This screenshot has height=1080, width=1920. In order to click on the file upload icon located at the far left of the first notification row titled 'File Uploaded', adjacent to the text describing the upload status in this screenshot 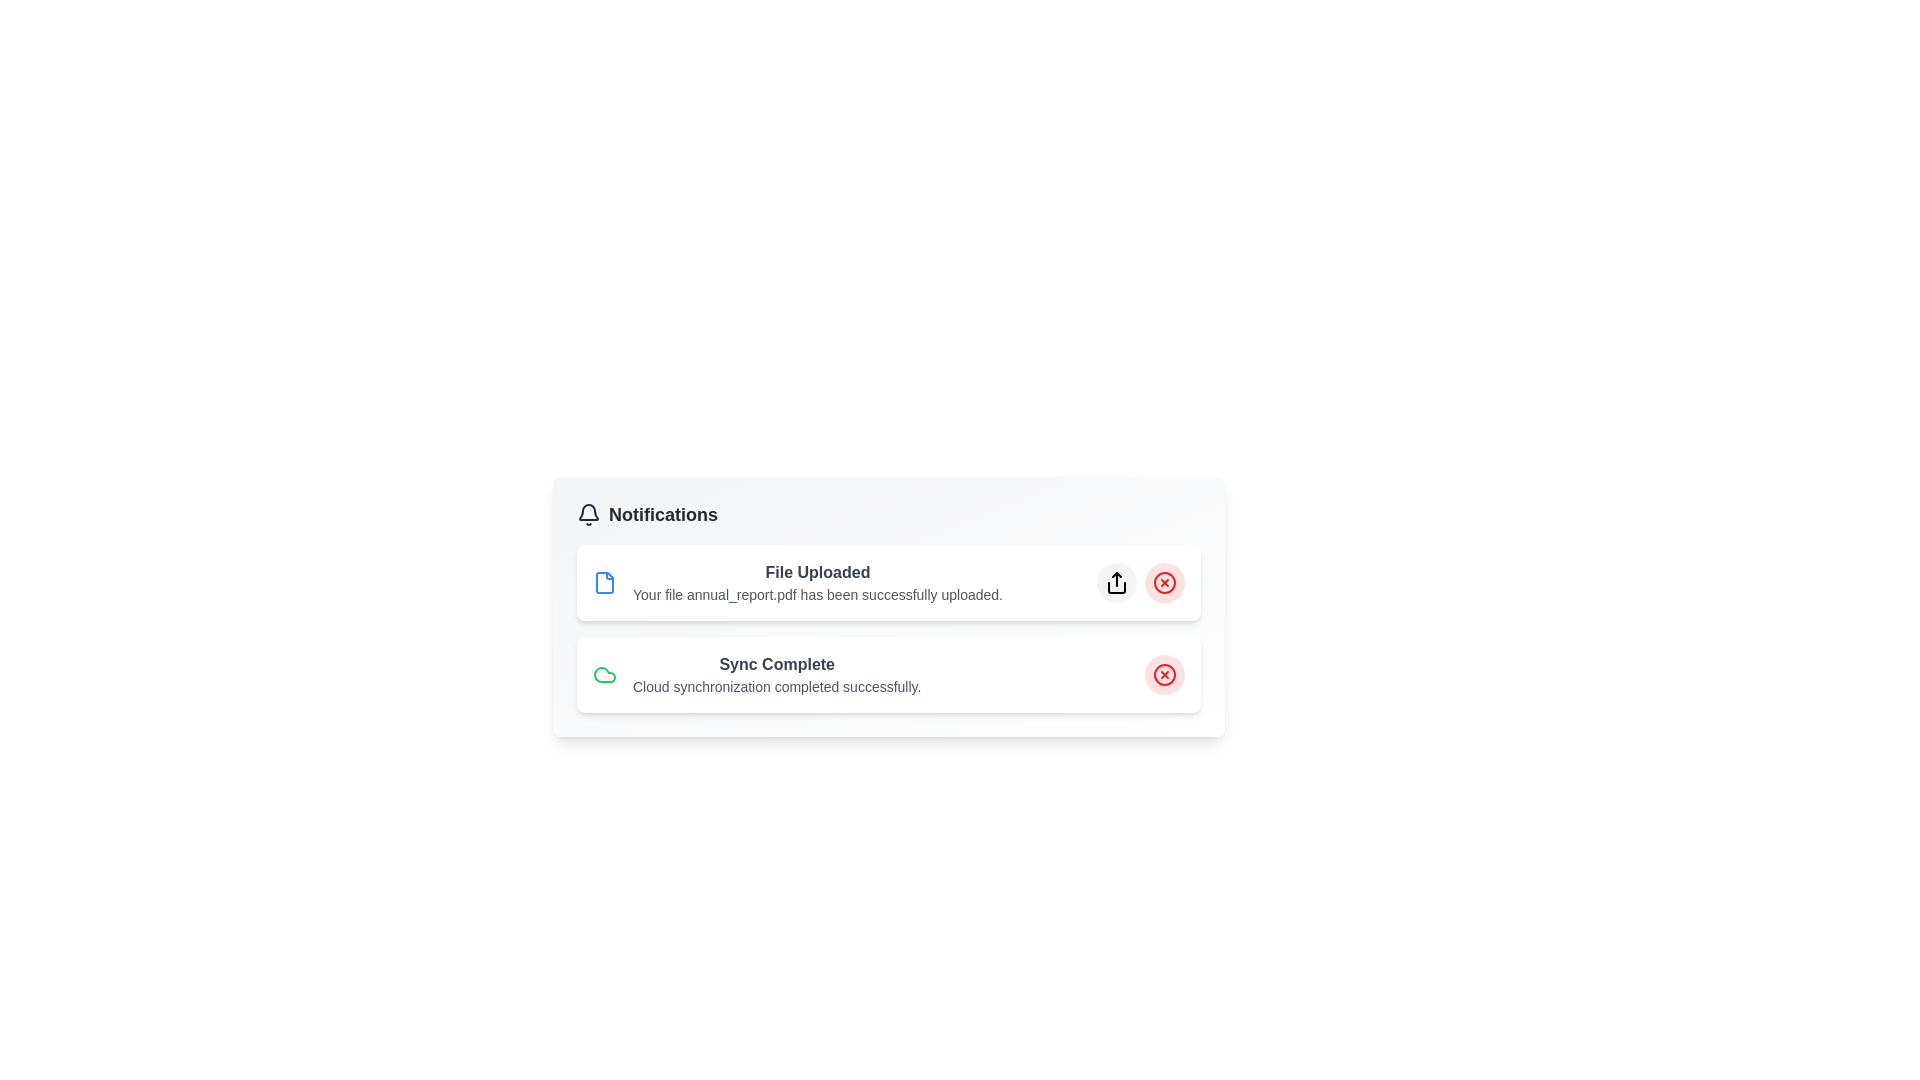, I will do `click(603, 582)`.